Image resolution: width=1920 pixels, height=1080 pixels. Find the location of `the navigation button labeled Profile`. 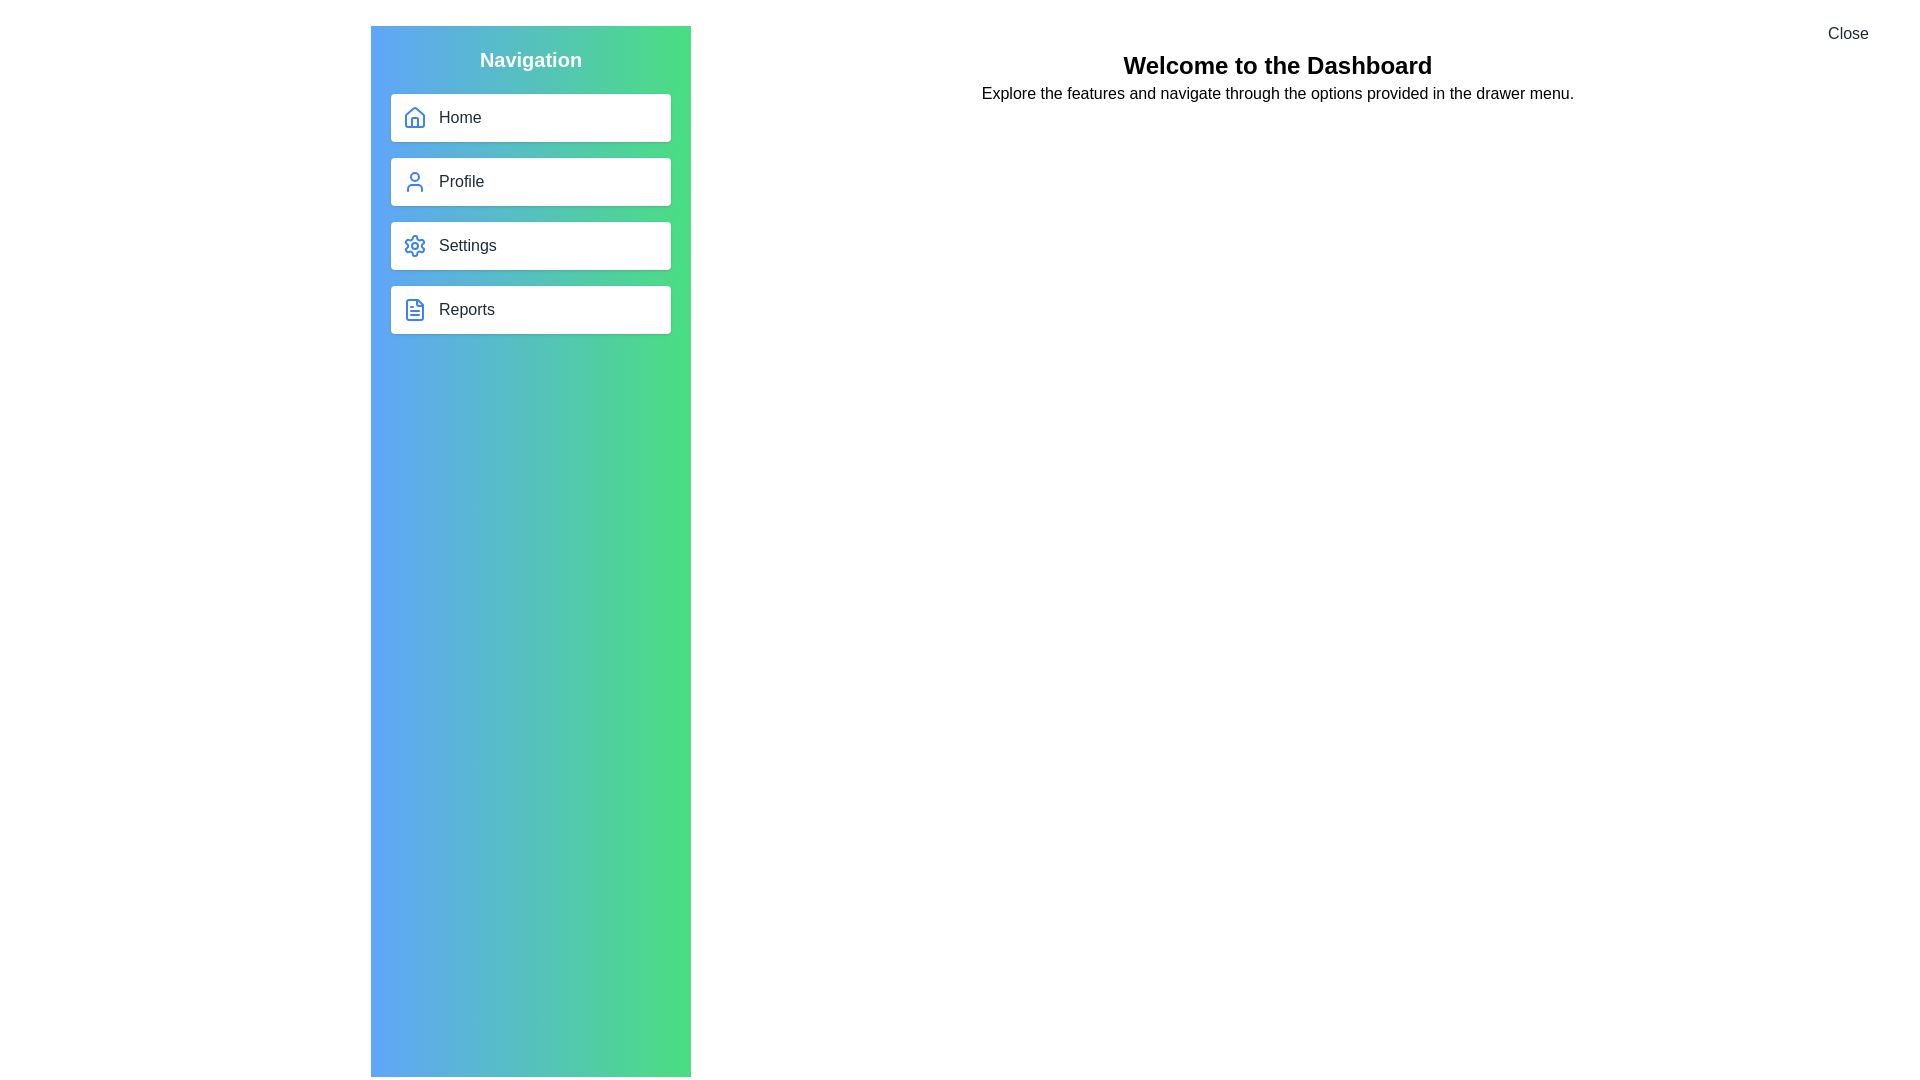

the navigation button labeled Profile is located at coordinates (531, 181).